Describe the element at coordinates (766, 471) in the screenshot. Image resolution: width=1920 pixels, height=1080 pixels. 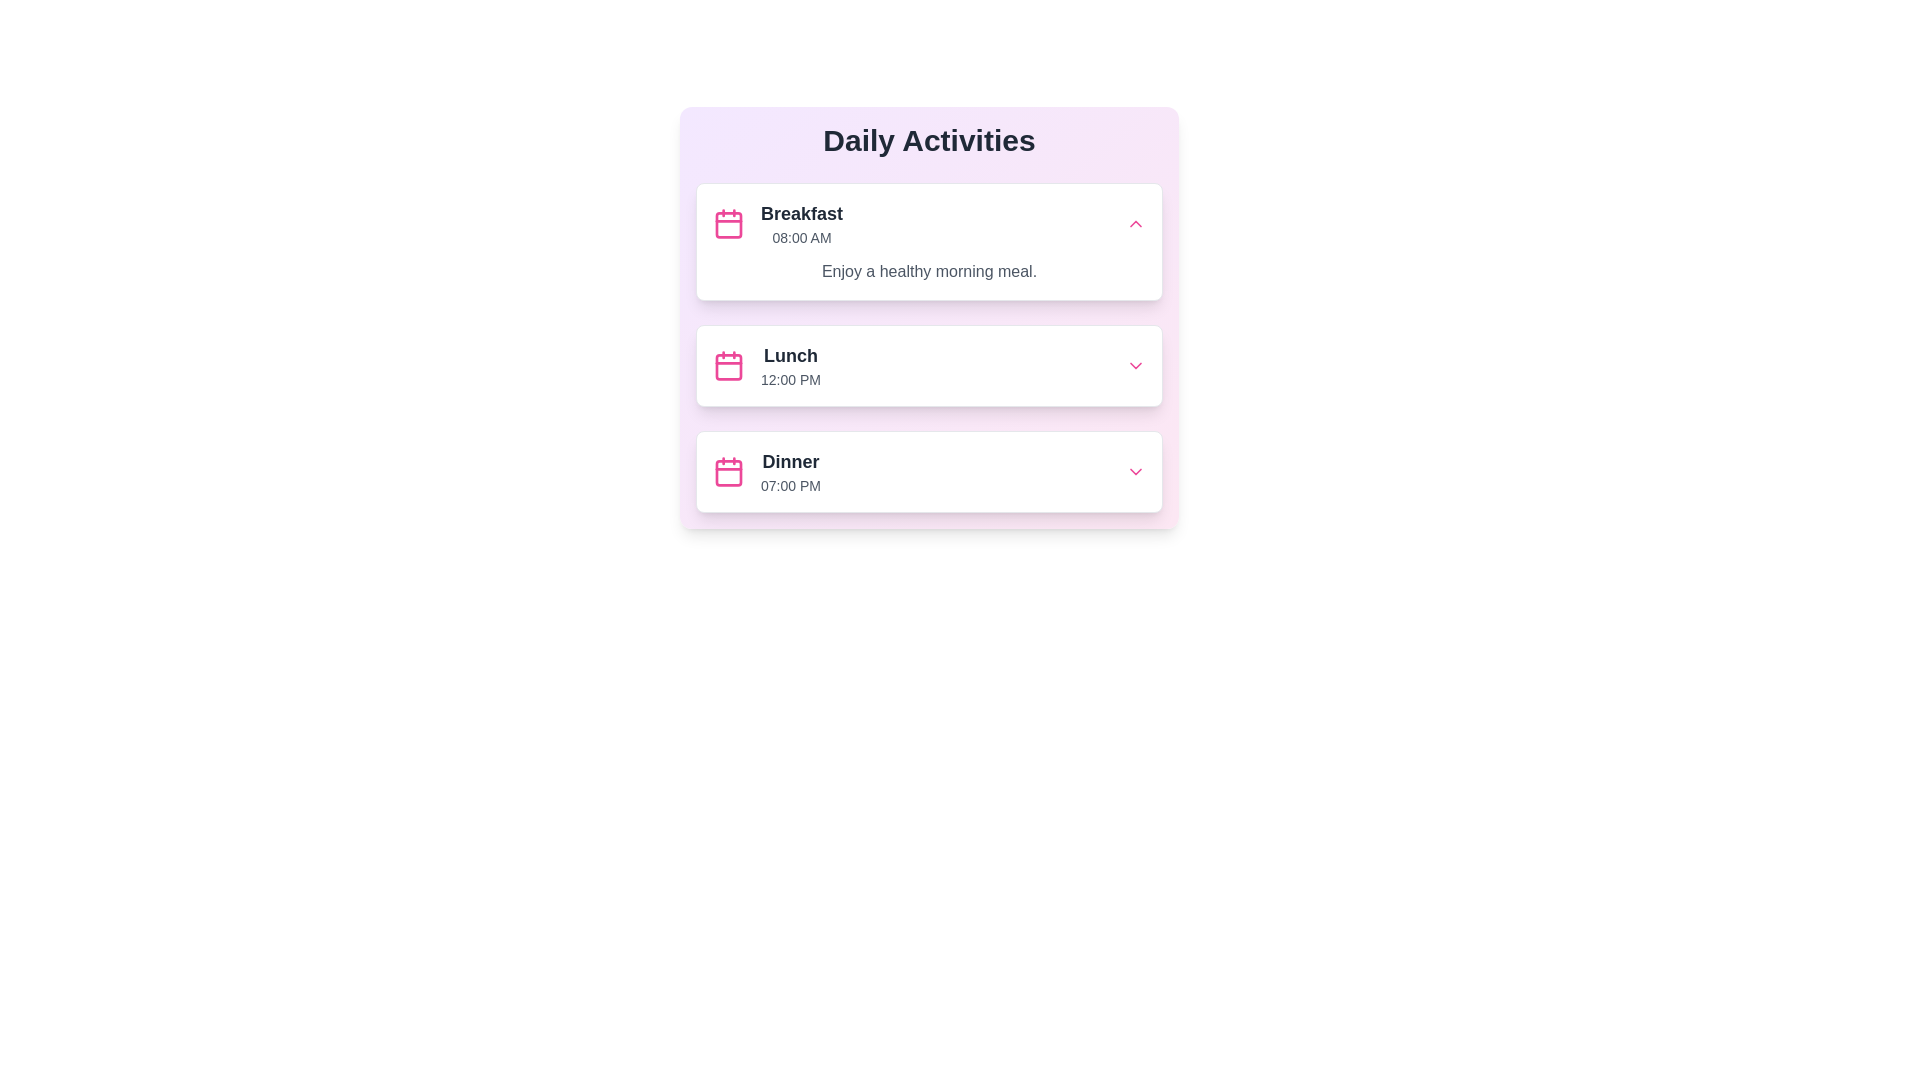
I see `event title 'Dinner' and time '07:00 PM' from the descriptive text block located within the 'Daily Activities' section of the calendar interface` at that location.